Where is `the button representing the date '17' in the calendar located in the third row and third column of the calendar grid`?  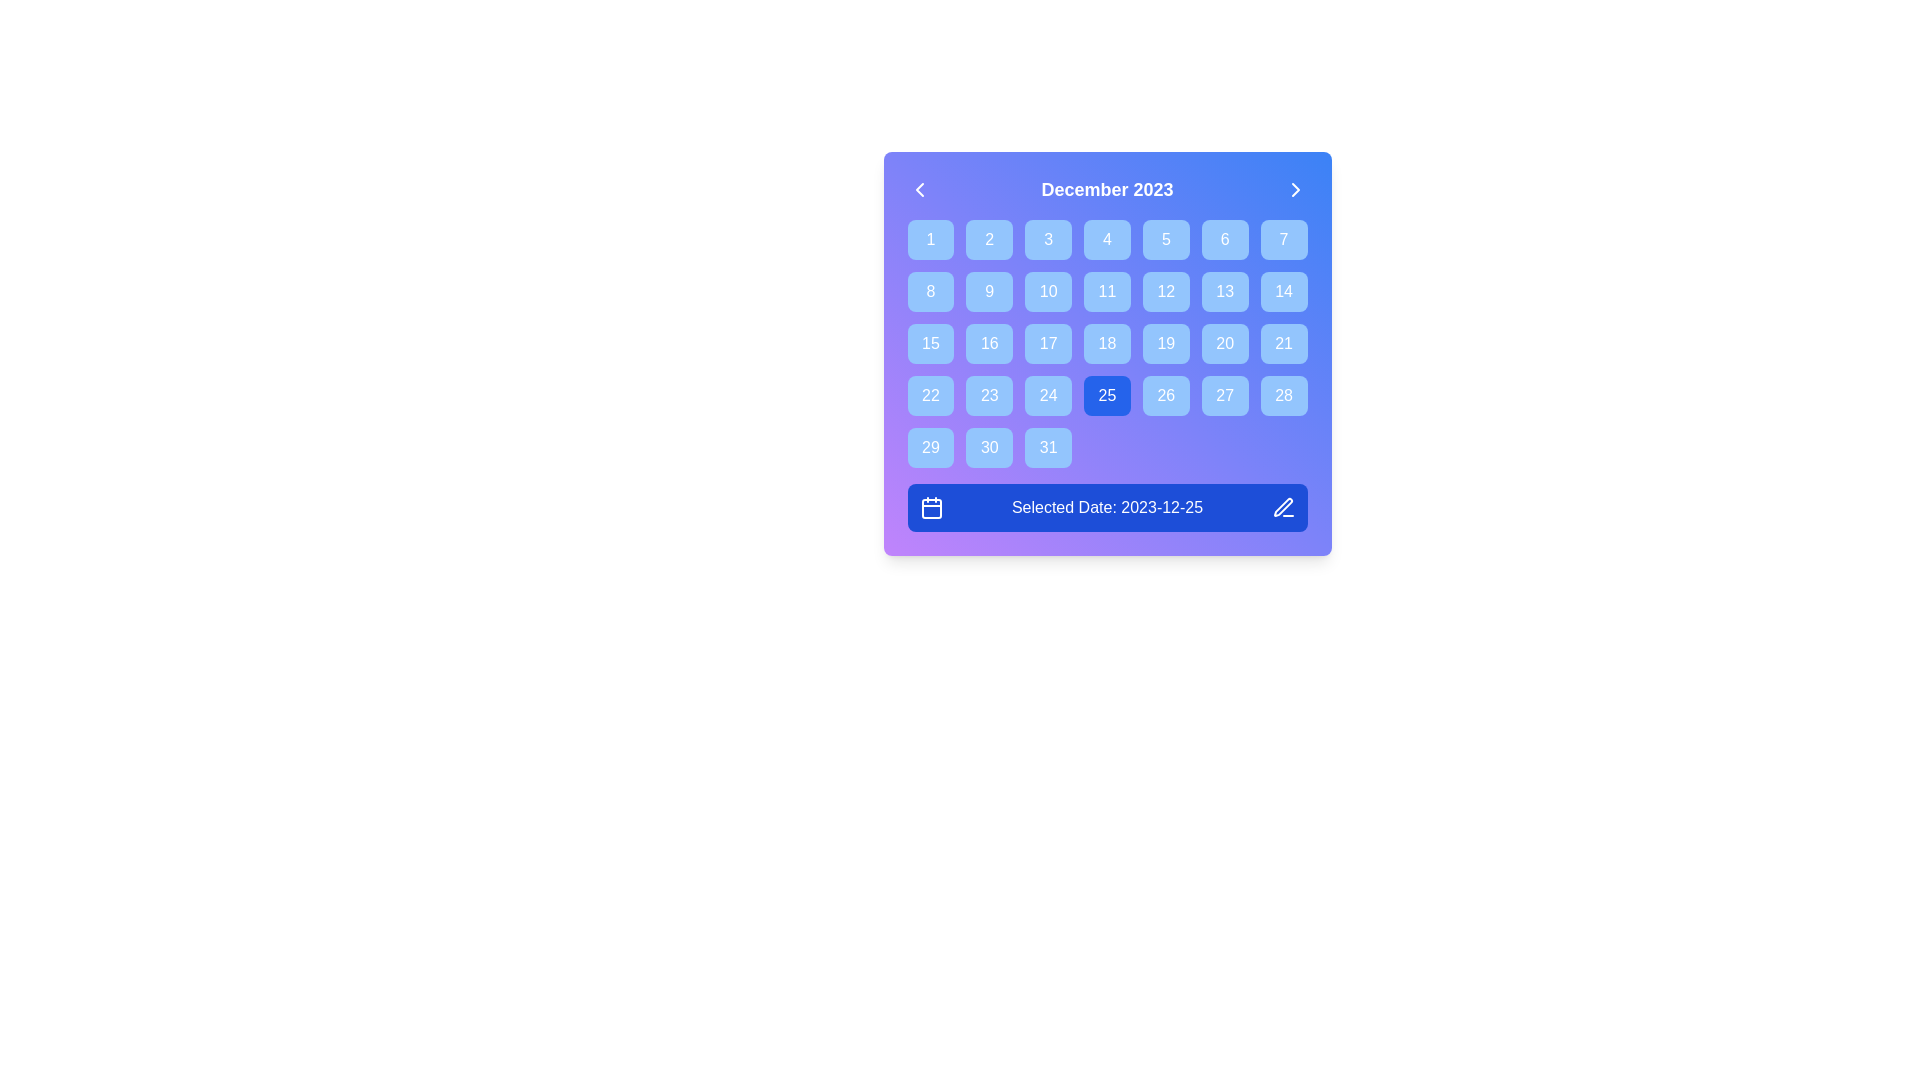
the button representing the date '17' in the calendar located in the third row and third column of the calendar grid is located at coordinates (1047, 342).